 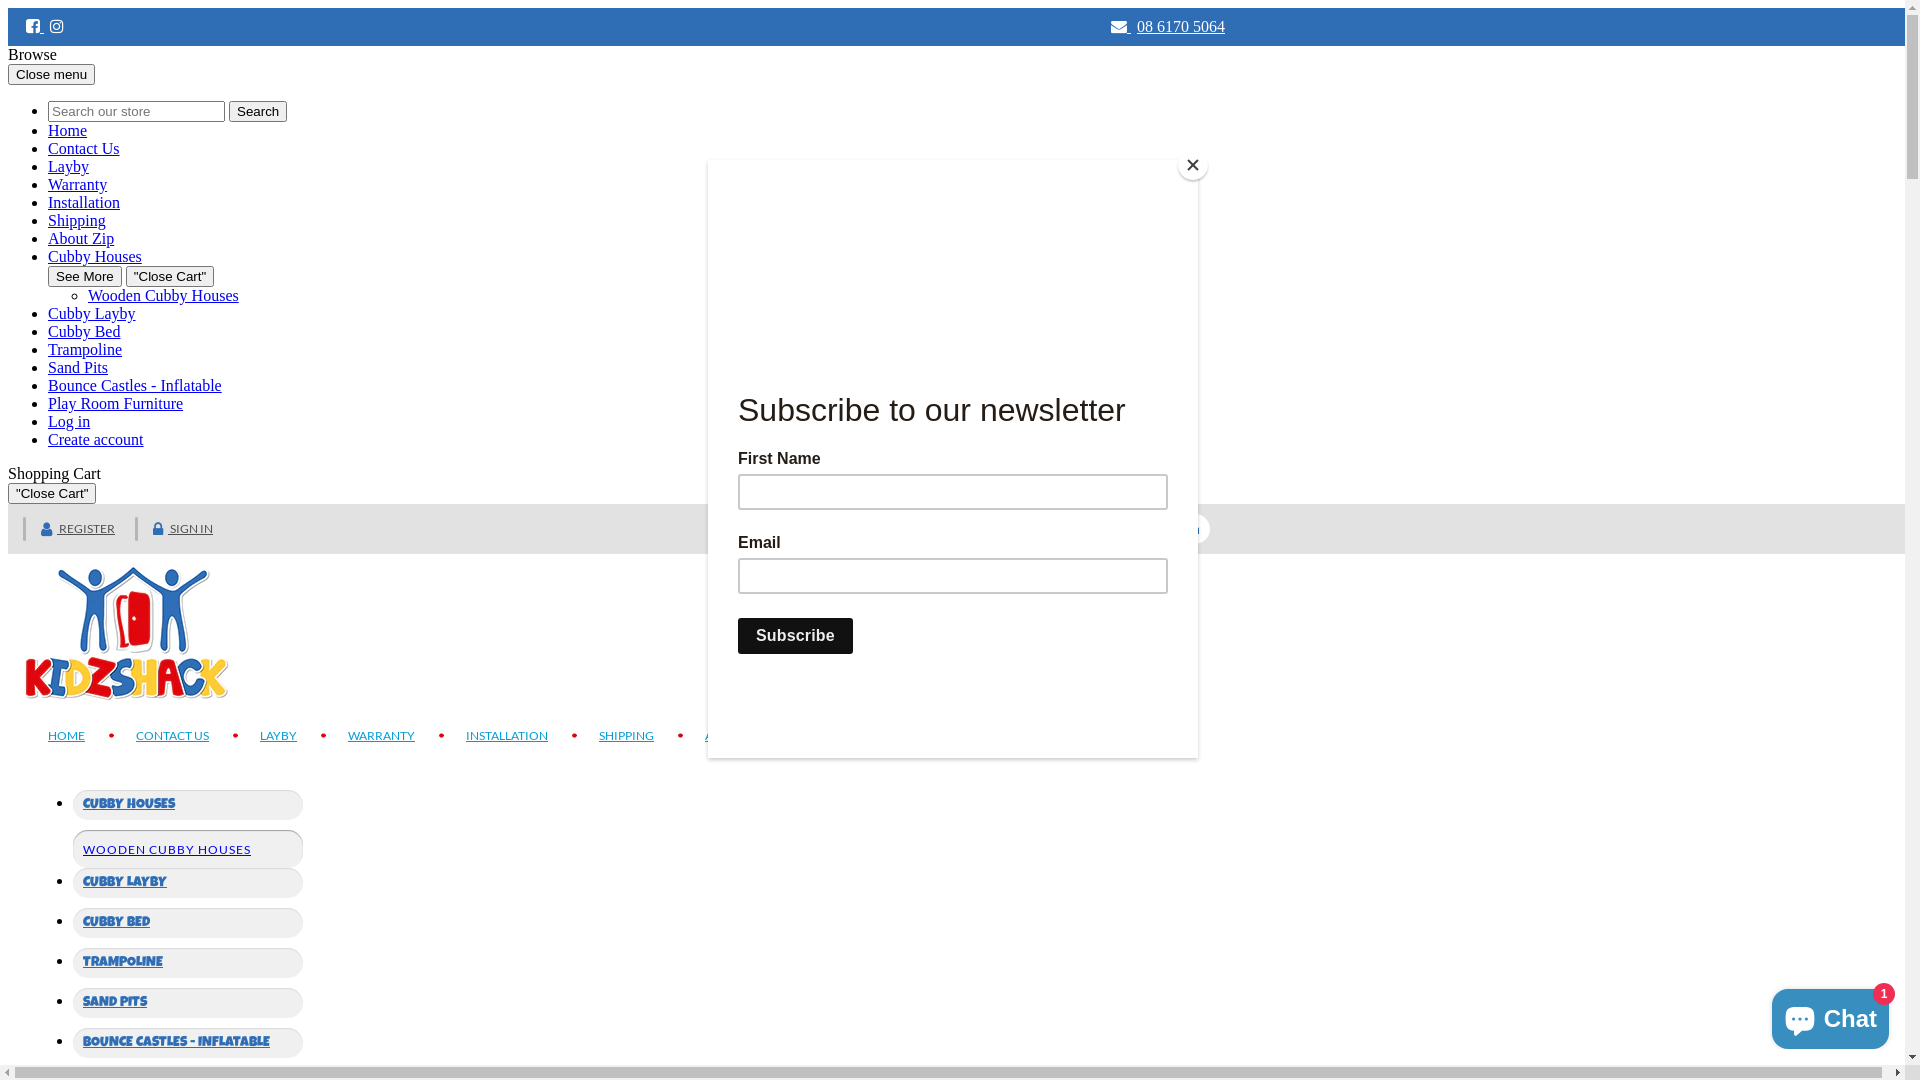 What do you see at coordinates (80, 237) in the screenshot?
I see `'About Zip'` at bounding box center [80, 237].